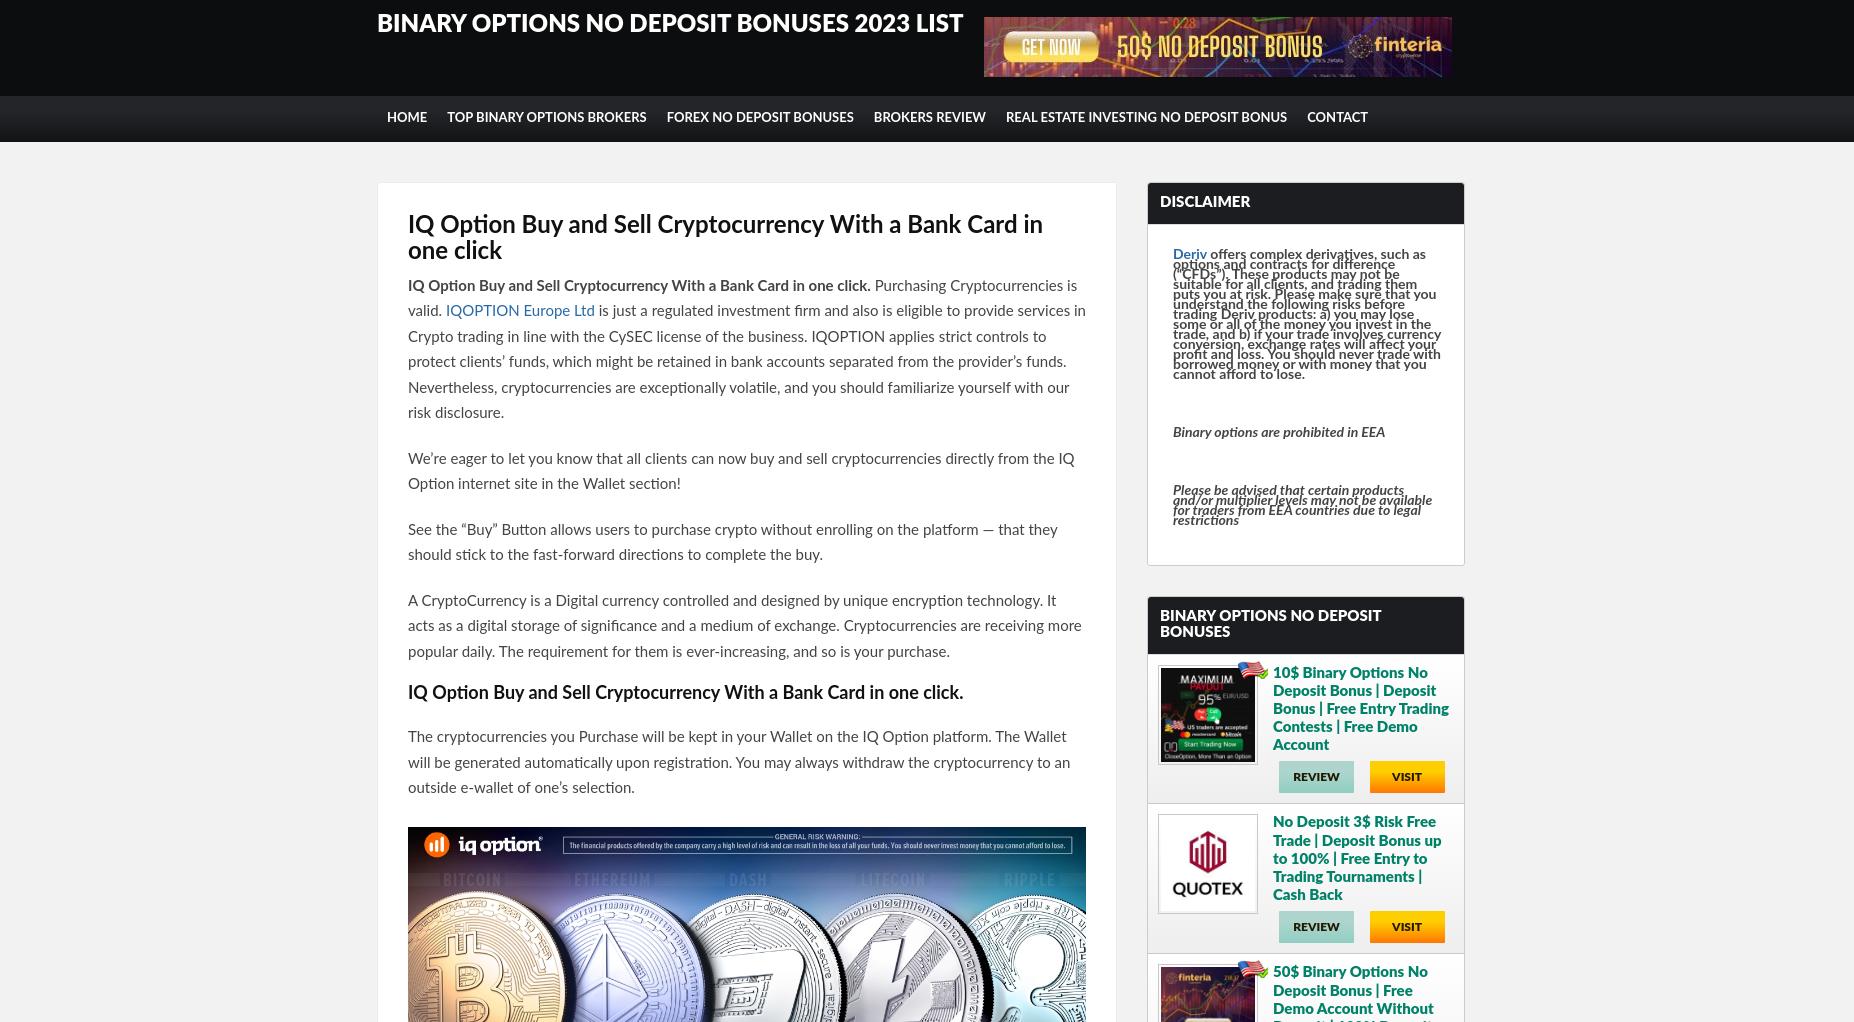 The width and height of the screenshot is (1854, 1022). What do you see at coordinates (405, 118) in the screenshot?
I see `'Home'` at bounding box center [405, 118].